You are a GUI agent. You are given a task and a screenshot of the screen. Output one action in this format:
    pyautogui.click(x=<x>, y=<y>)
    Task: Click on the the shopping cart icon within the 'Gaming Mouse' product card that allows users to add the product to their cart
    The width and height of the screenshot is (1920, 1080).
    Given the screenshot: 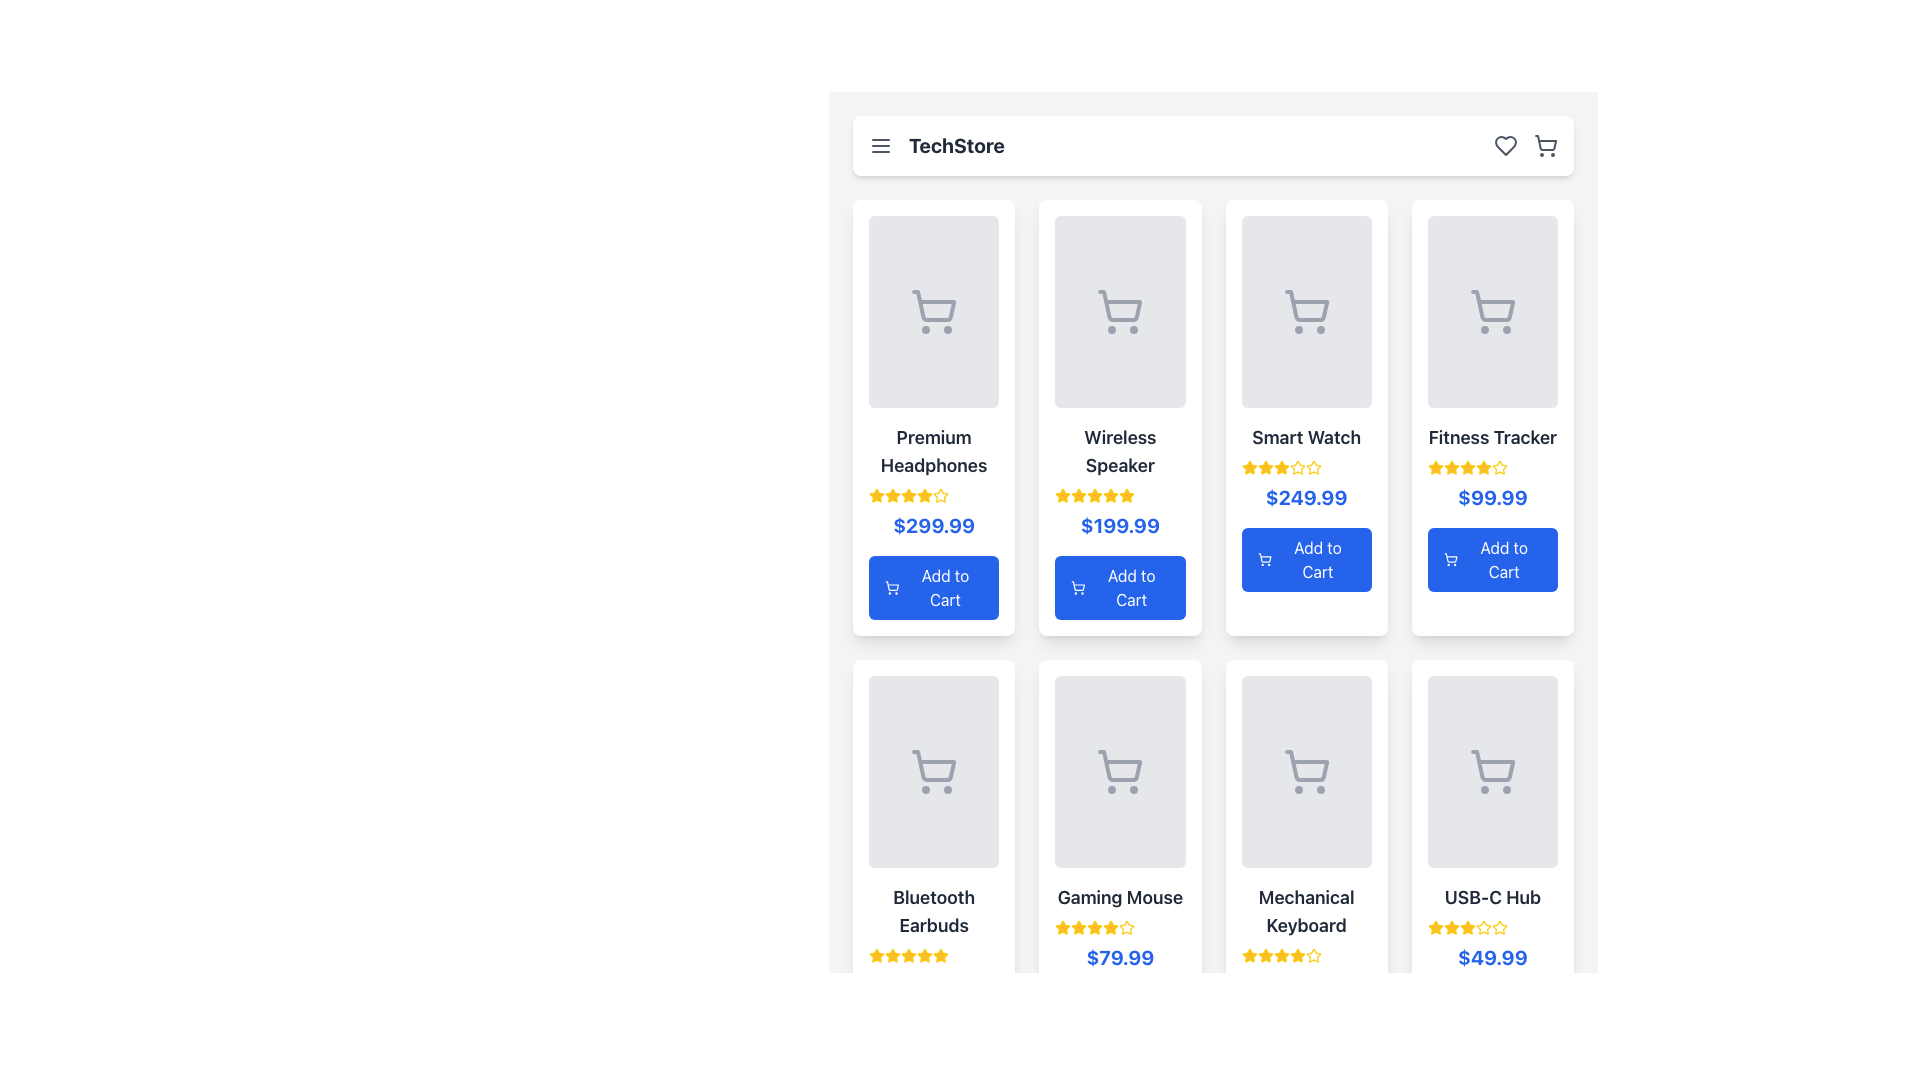 What is the action you would take?
    pyautogui.click(x=1120, y=765)
    